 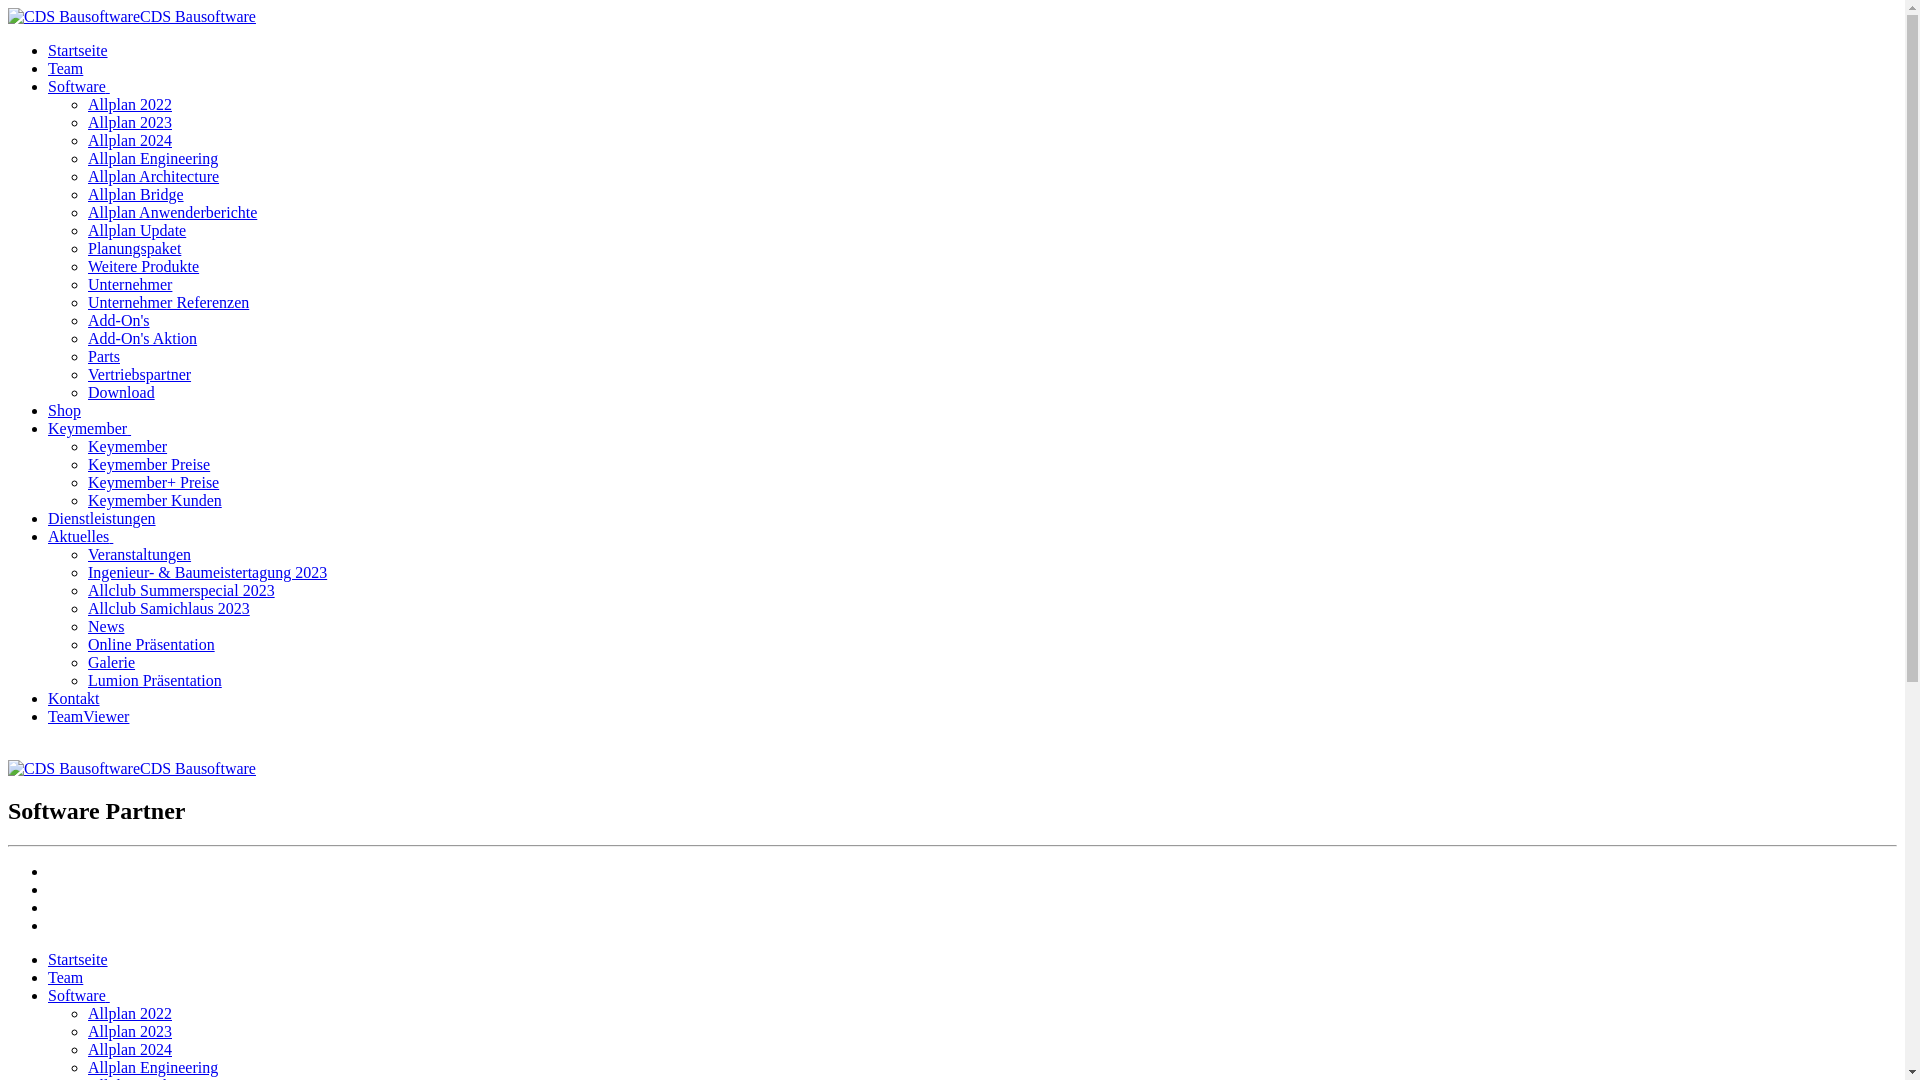 What do you see at coordinates (153, 499) in the screenshot?
I see `'Keymember Kunden'` at bounding box center [153, 499].